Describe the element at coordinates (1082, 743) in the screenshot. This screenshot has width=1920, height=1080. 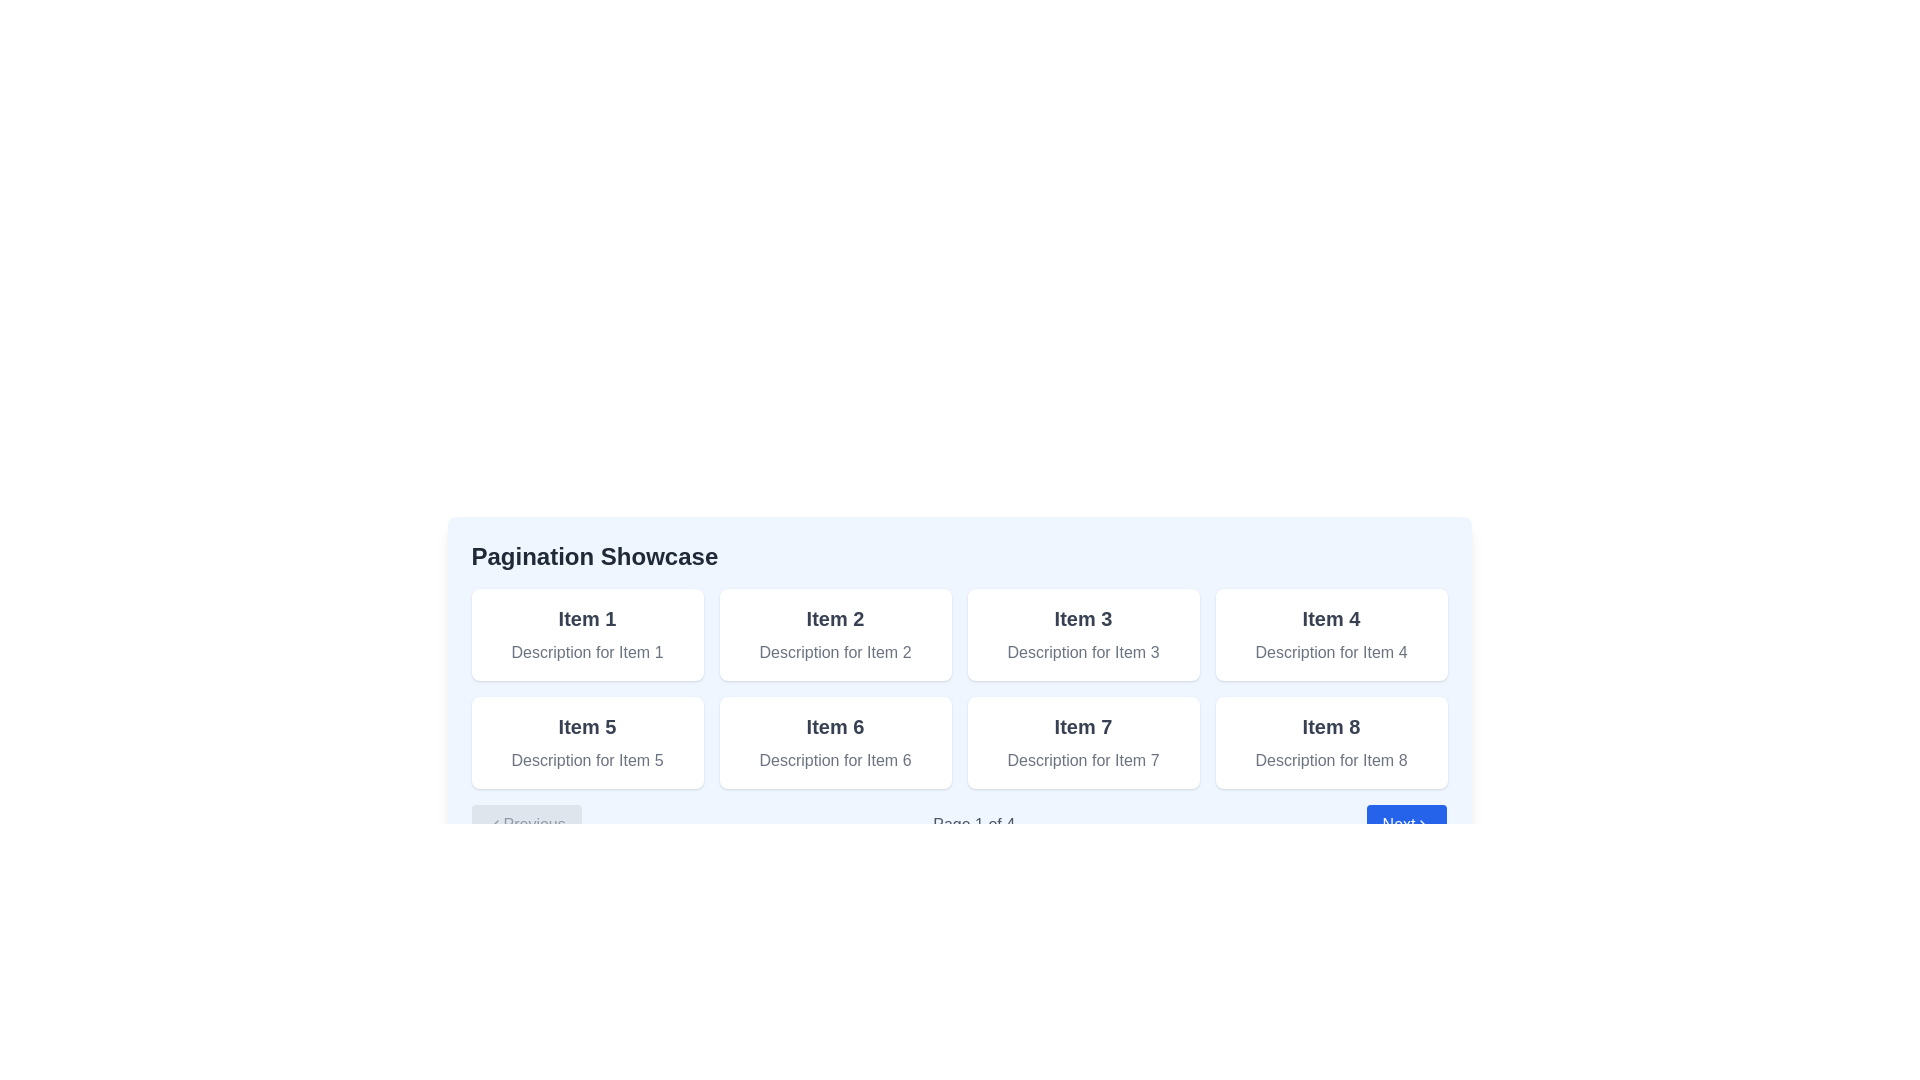
I see `the informational card displaying 'Item 7' which is located in the second row and third column of a 4x2 grid layout` at that location.